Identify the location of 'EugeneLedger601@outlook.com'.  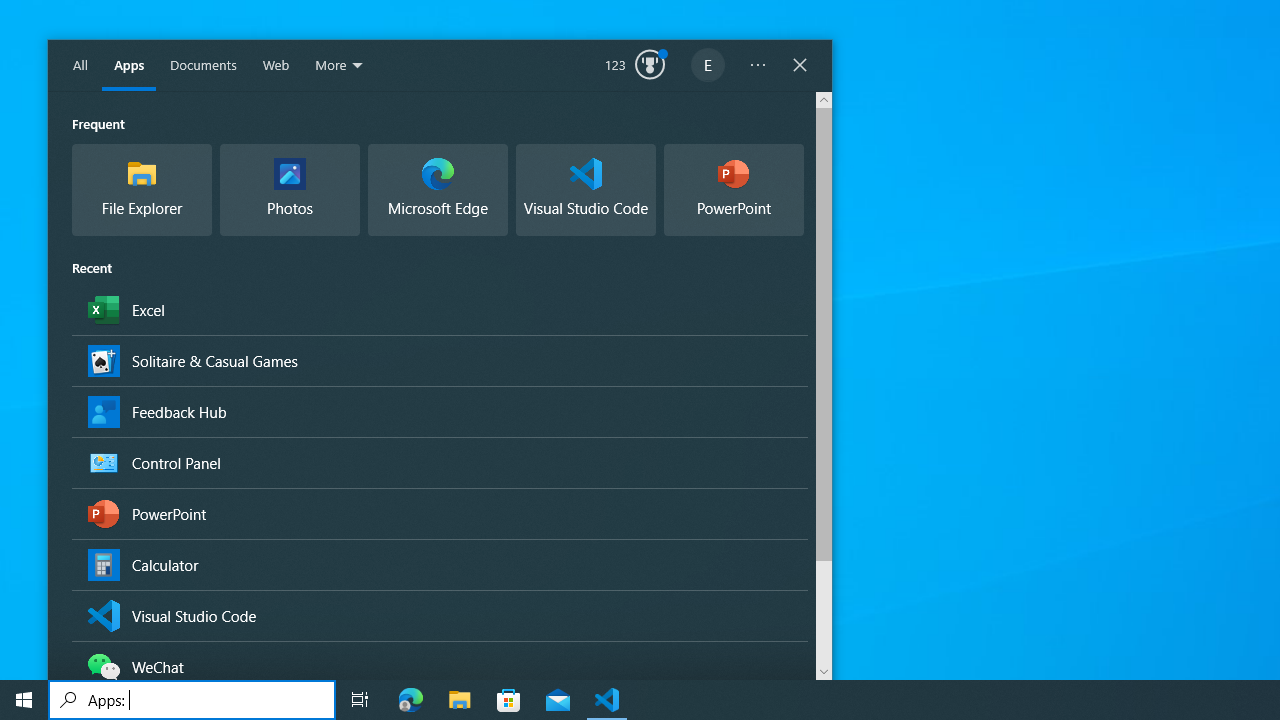
(707, 65).